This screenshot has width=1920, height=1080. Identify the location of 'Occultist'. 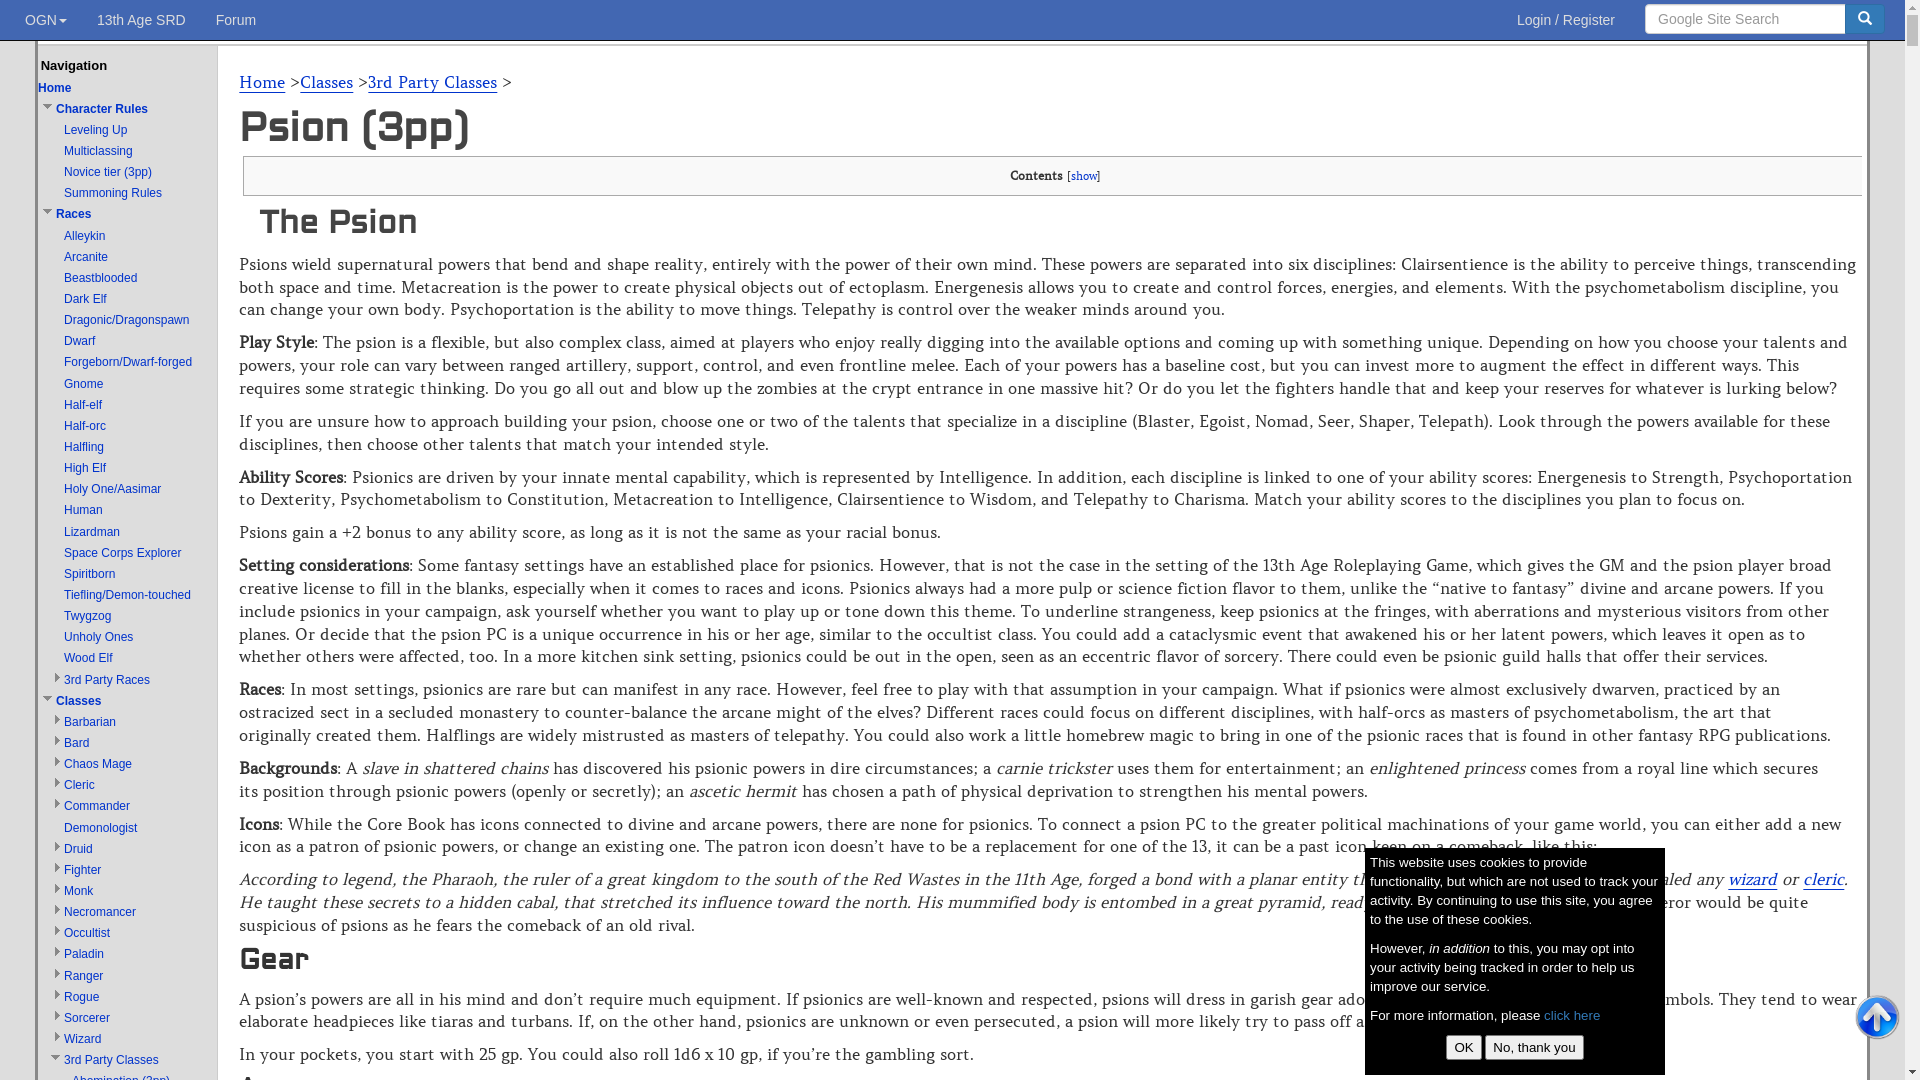
(85, 933).